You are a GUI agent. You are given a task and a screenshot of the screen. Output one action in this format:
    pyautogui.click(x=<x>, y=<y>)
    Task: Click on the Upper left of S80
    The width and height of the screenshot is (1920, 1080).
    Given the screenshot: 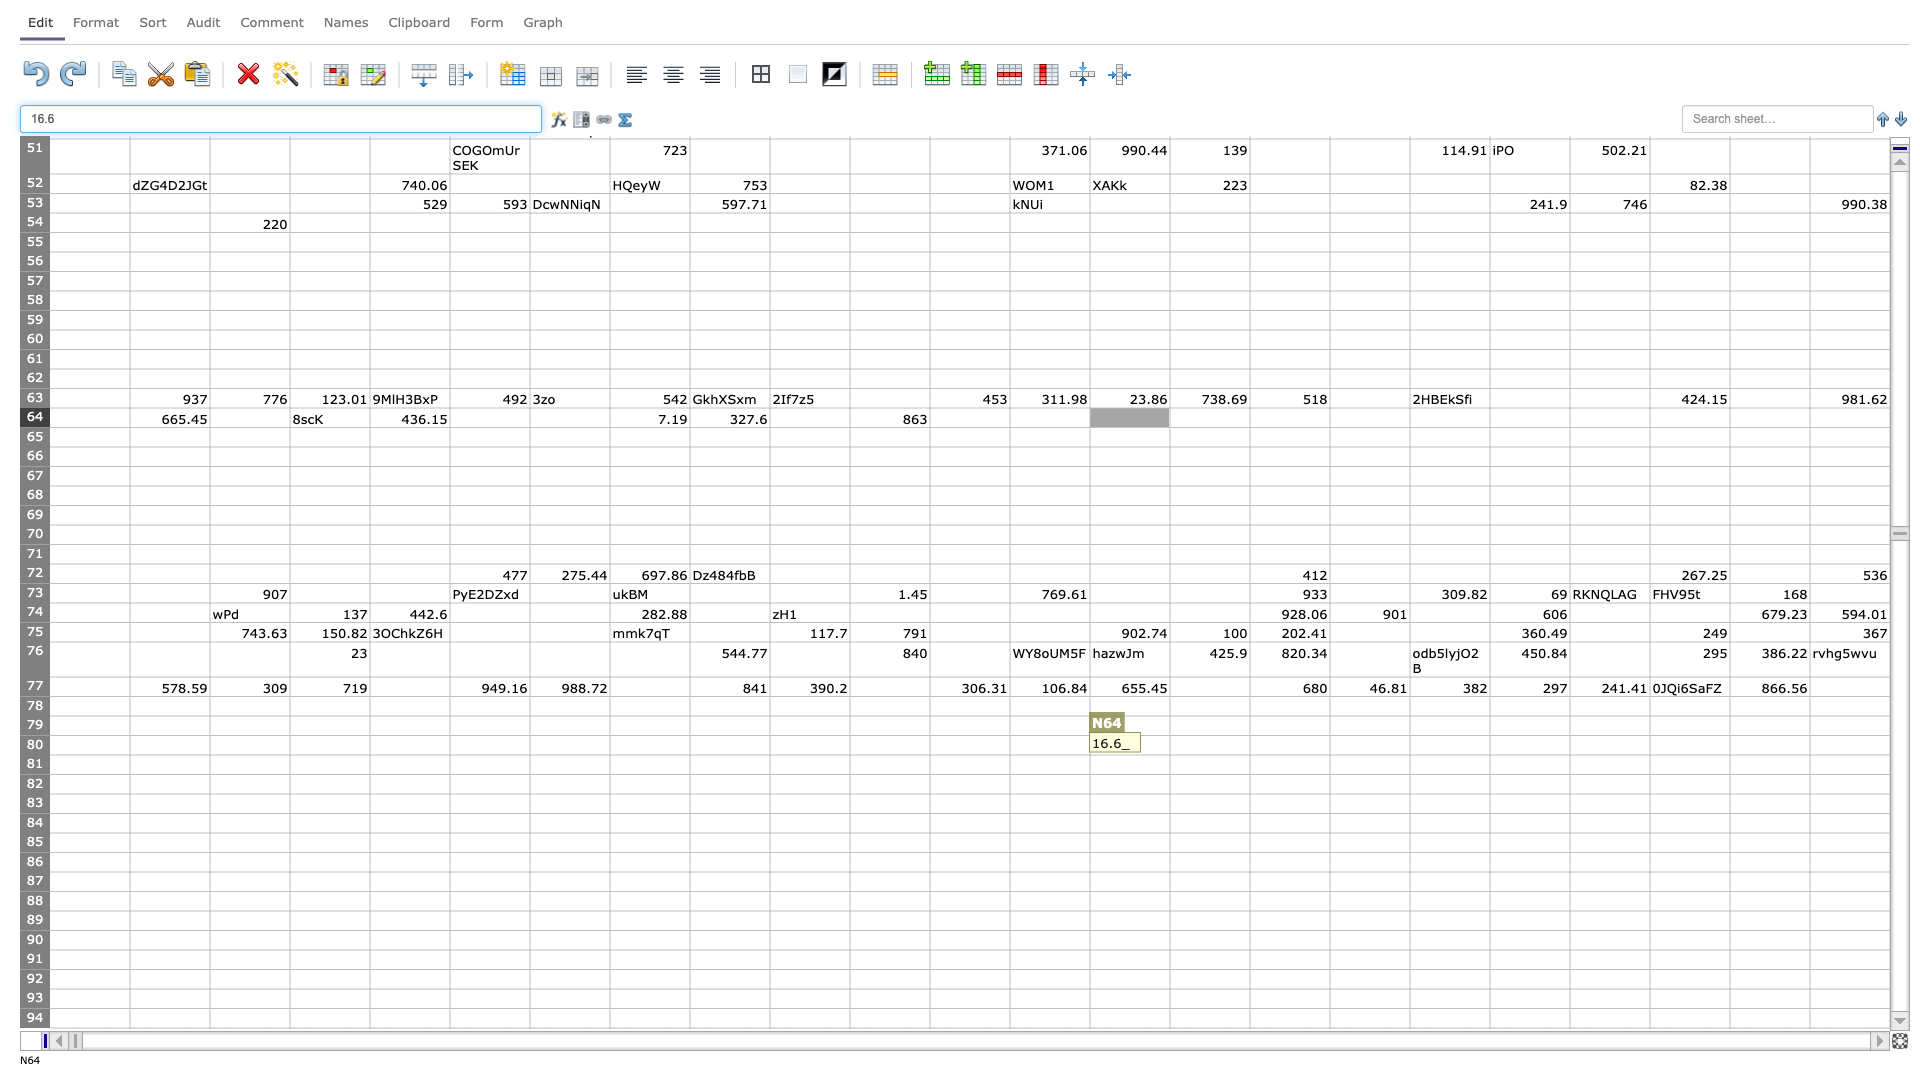 What is the action you would take?
    pyautogui.click(x=1489, y=735)
    